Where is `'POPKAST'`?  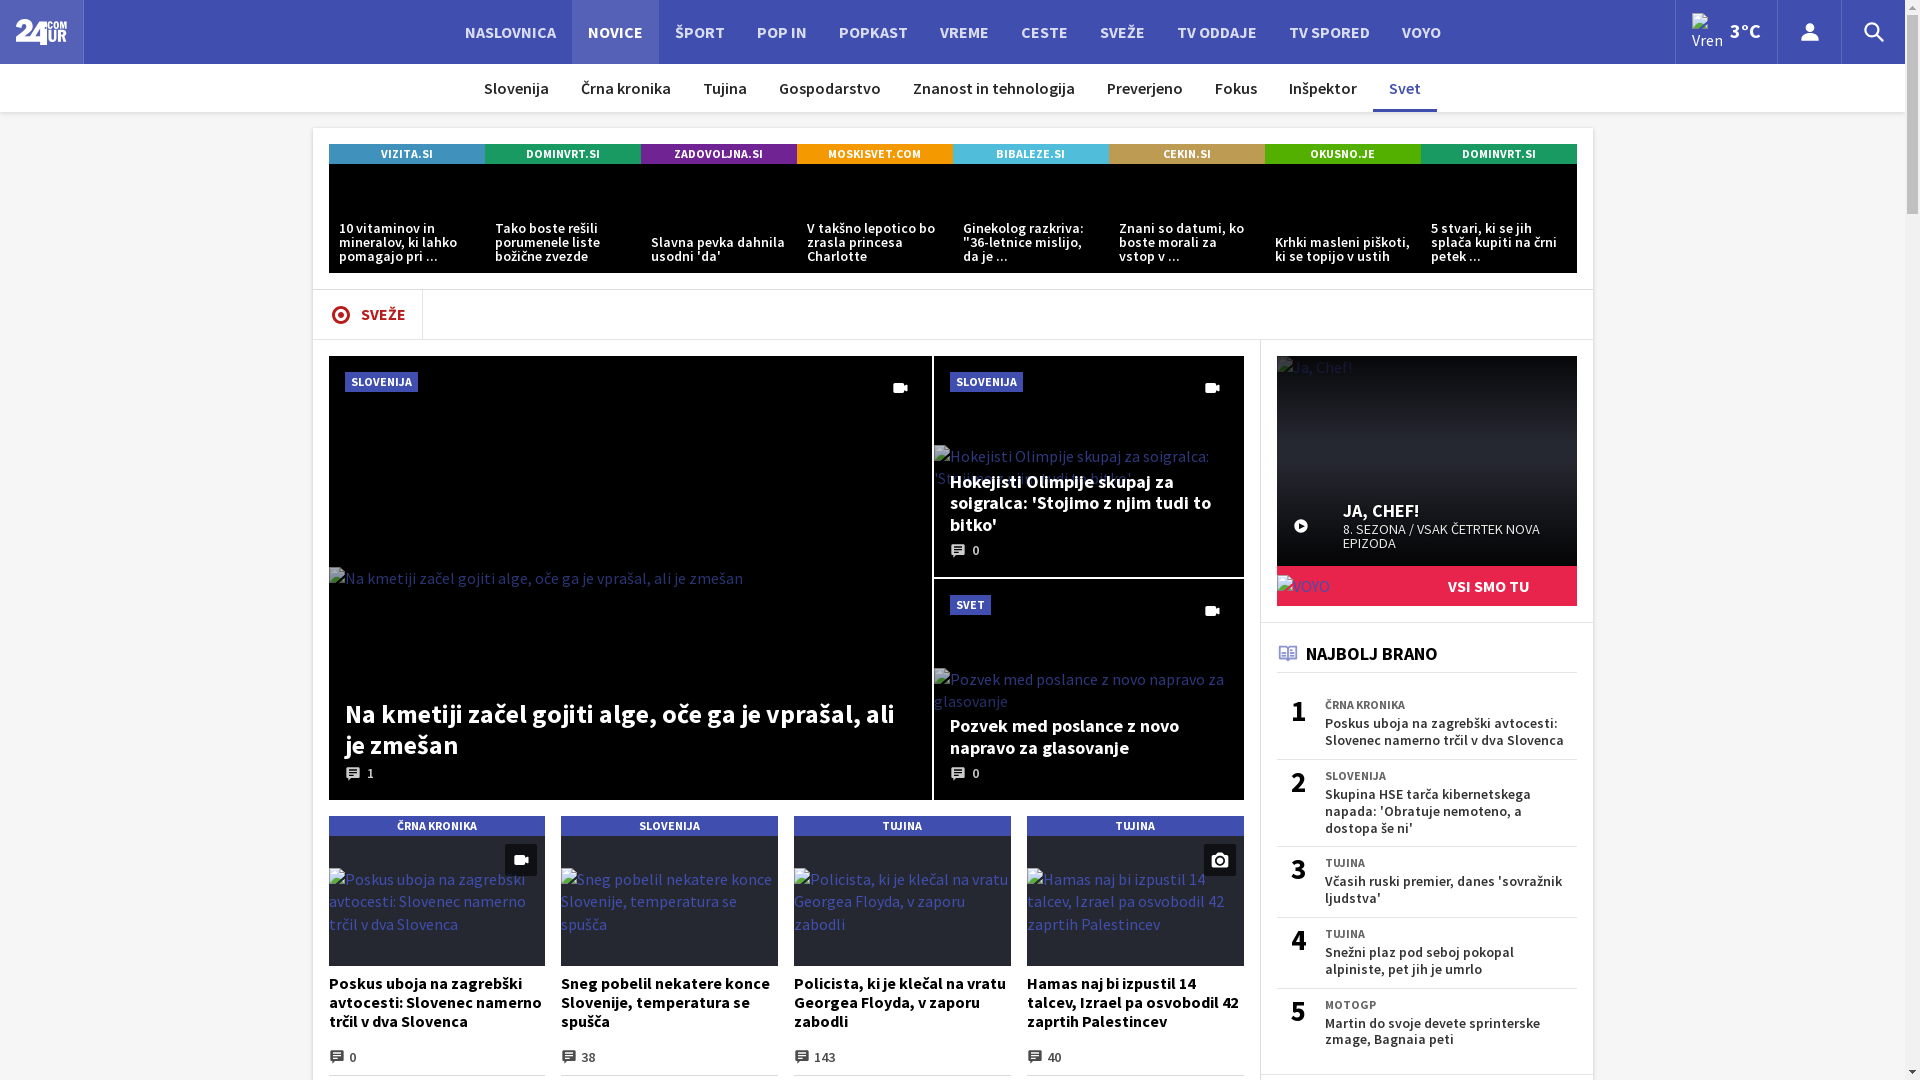
'POPKAST' is located at coordinates (872, 31).